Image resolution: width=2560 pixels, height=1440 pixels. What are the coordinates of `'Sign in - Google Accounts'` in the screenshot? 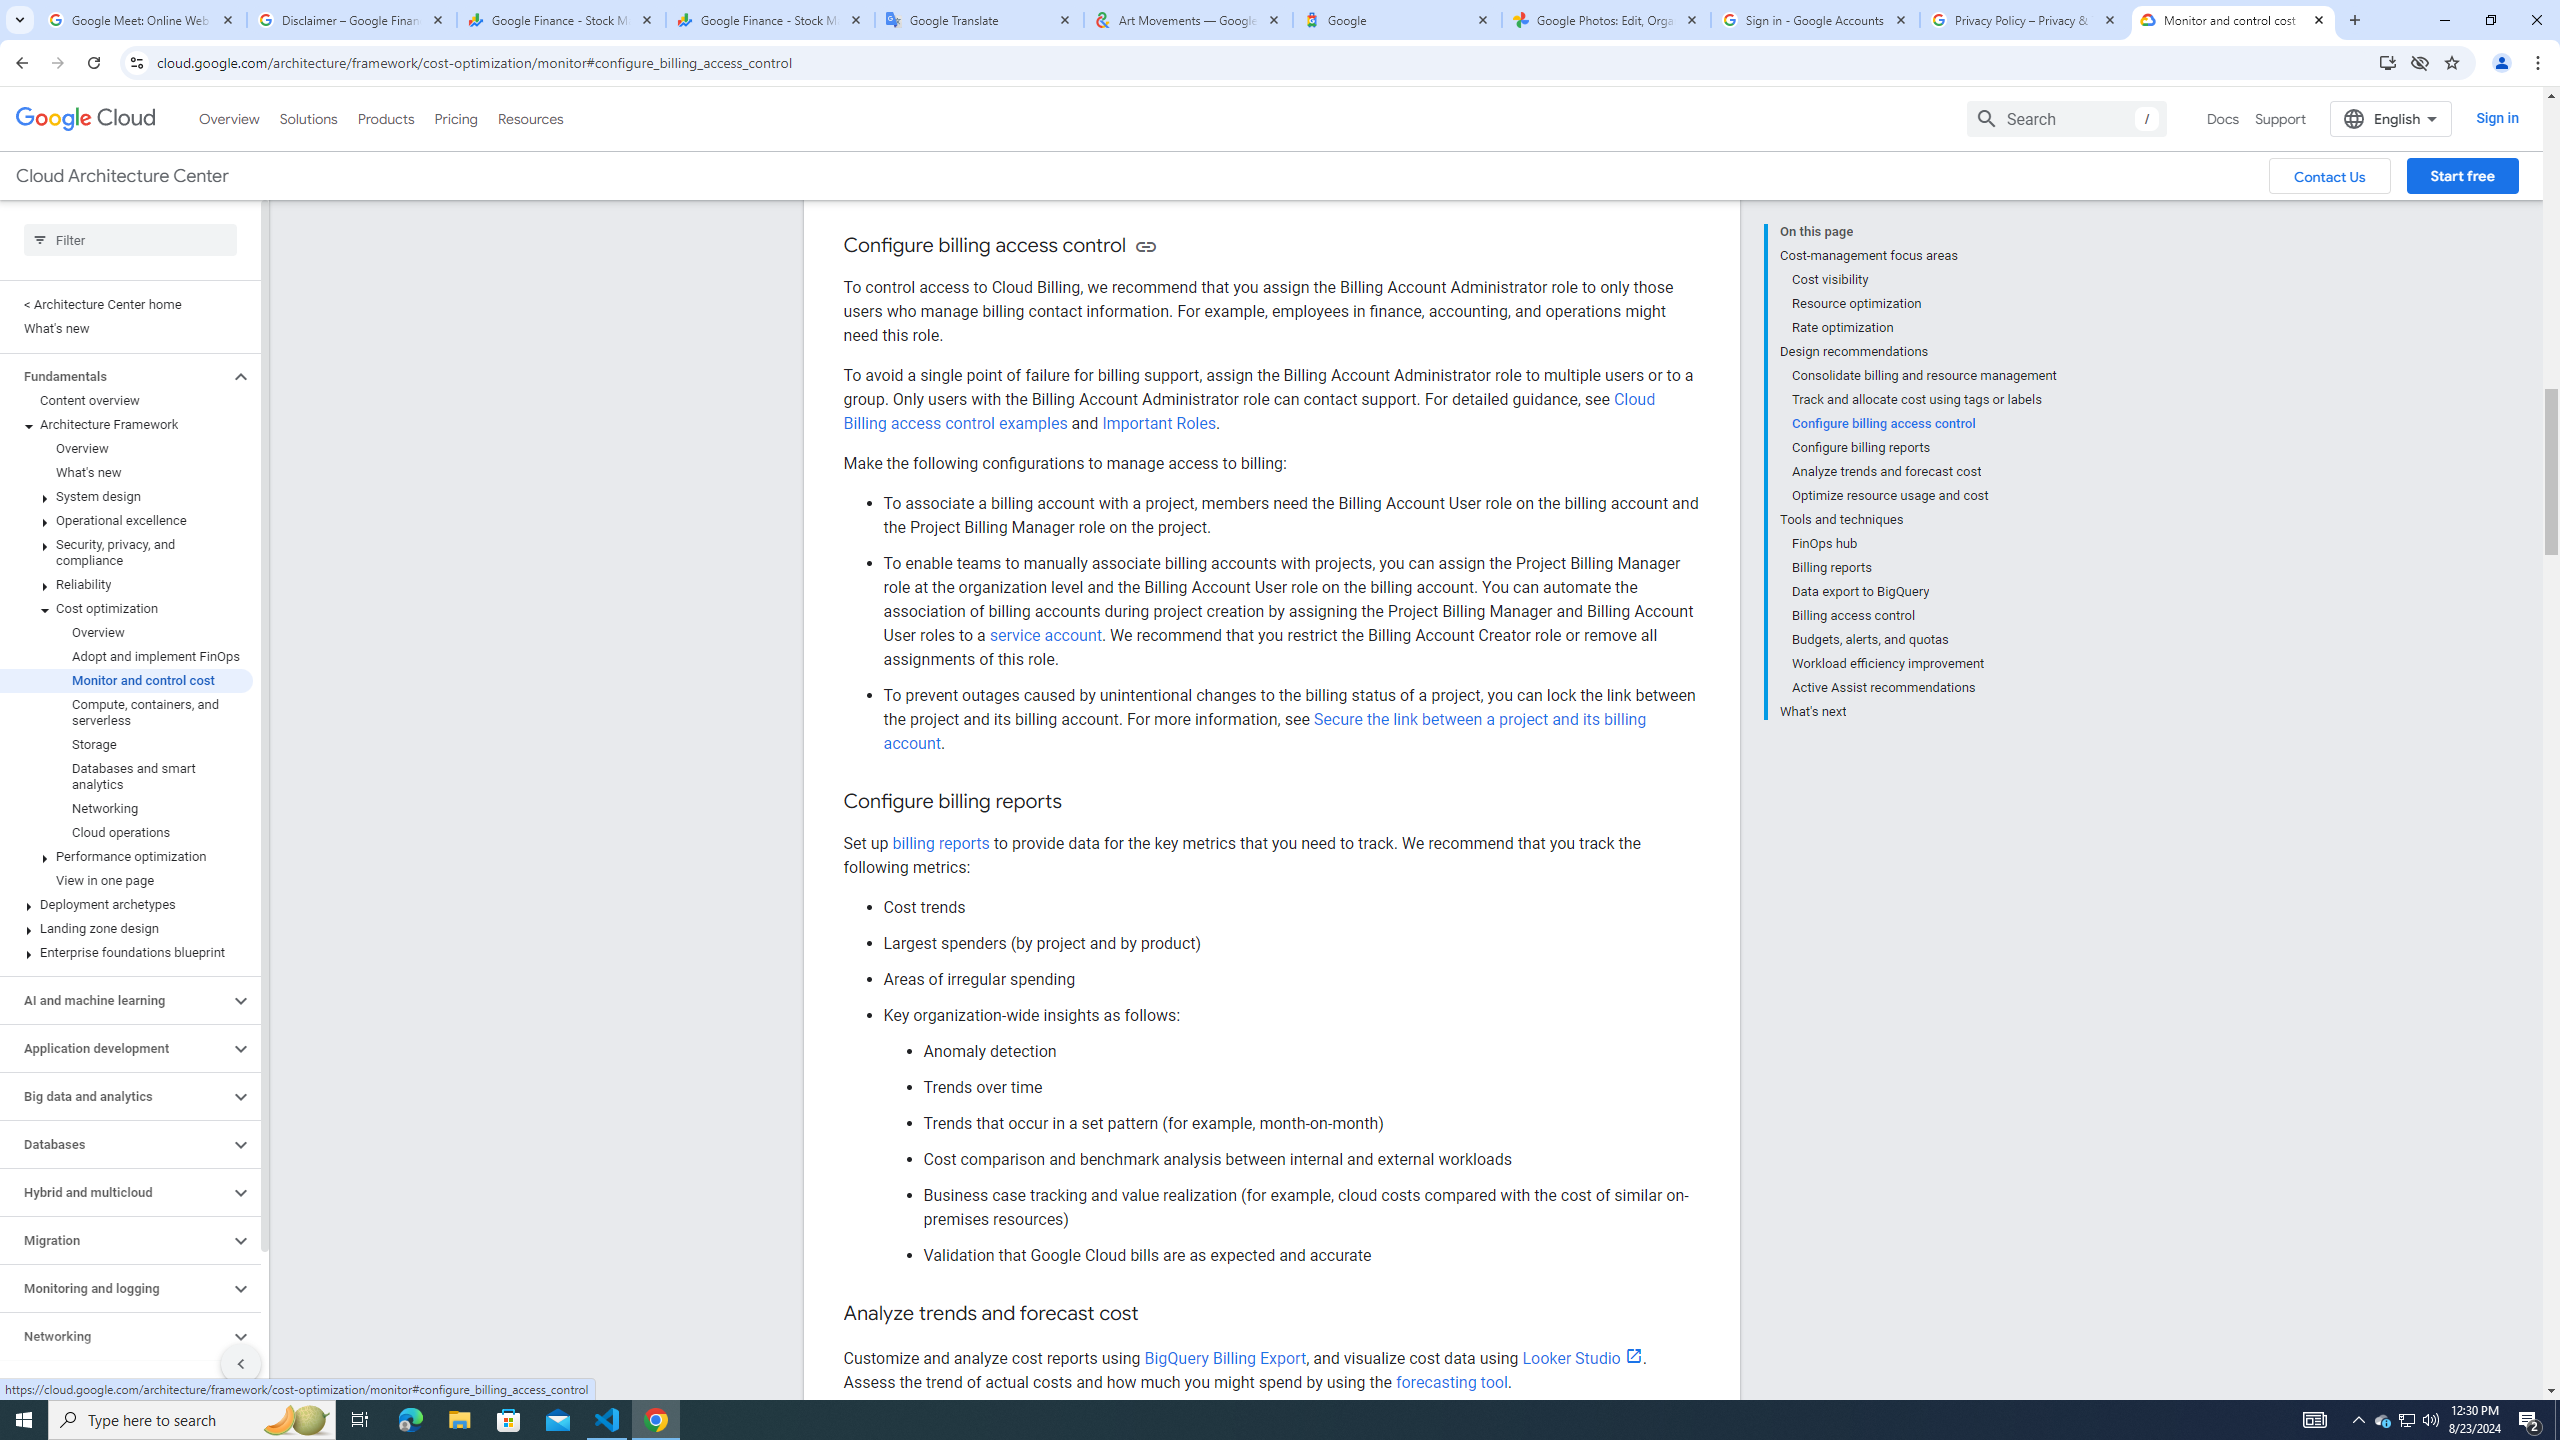 It's located at (1815, 19).